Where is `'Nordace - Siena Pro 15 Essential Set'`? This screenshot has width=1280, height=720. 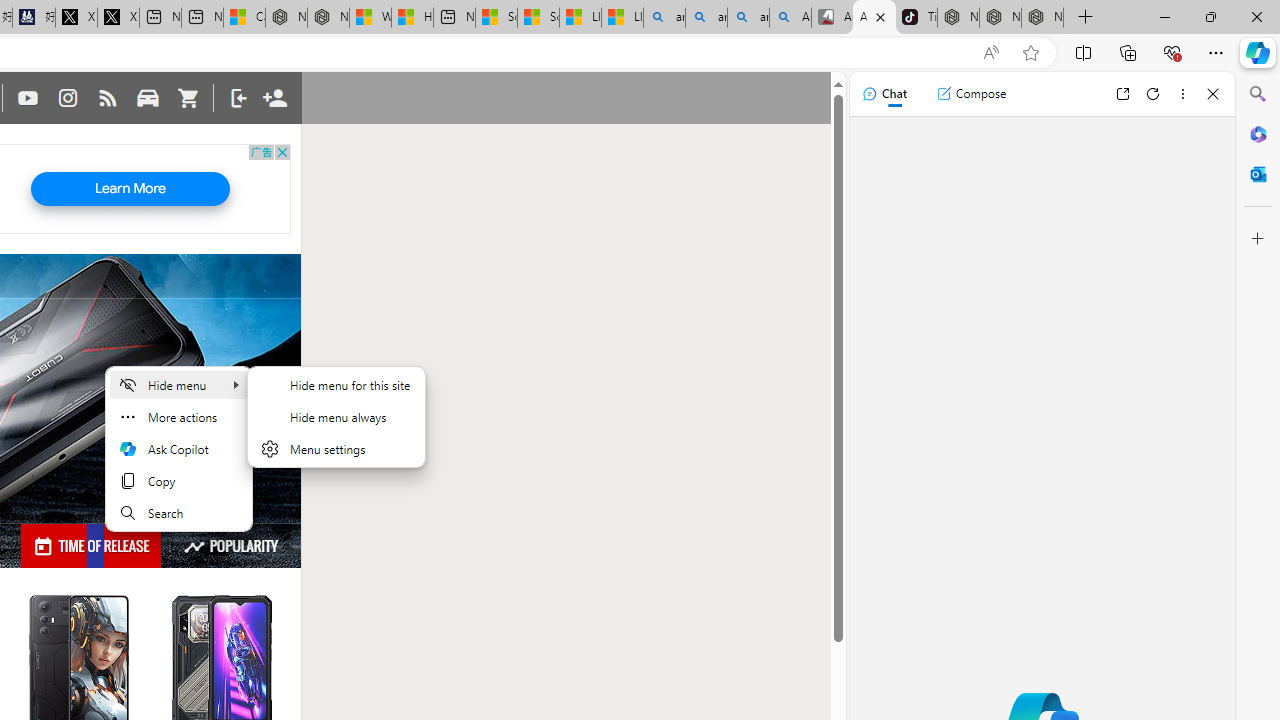
'Nordace - Siena Pro 15 Essential Set' is located at coordinates (1041, 17).